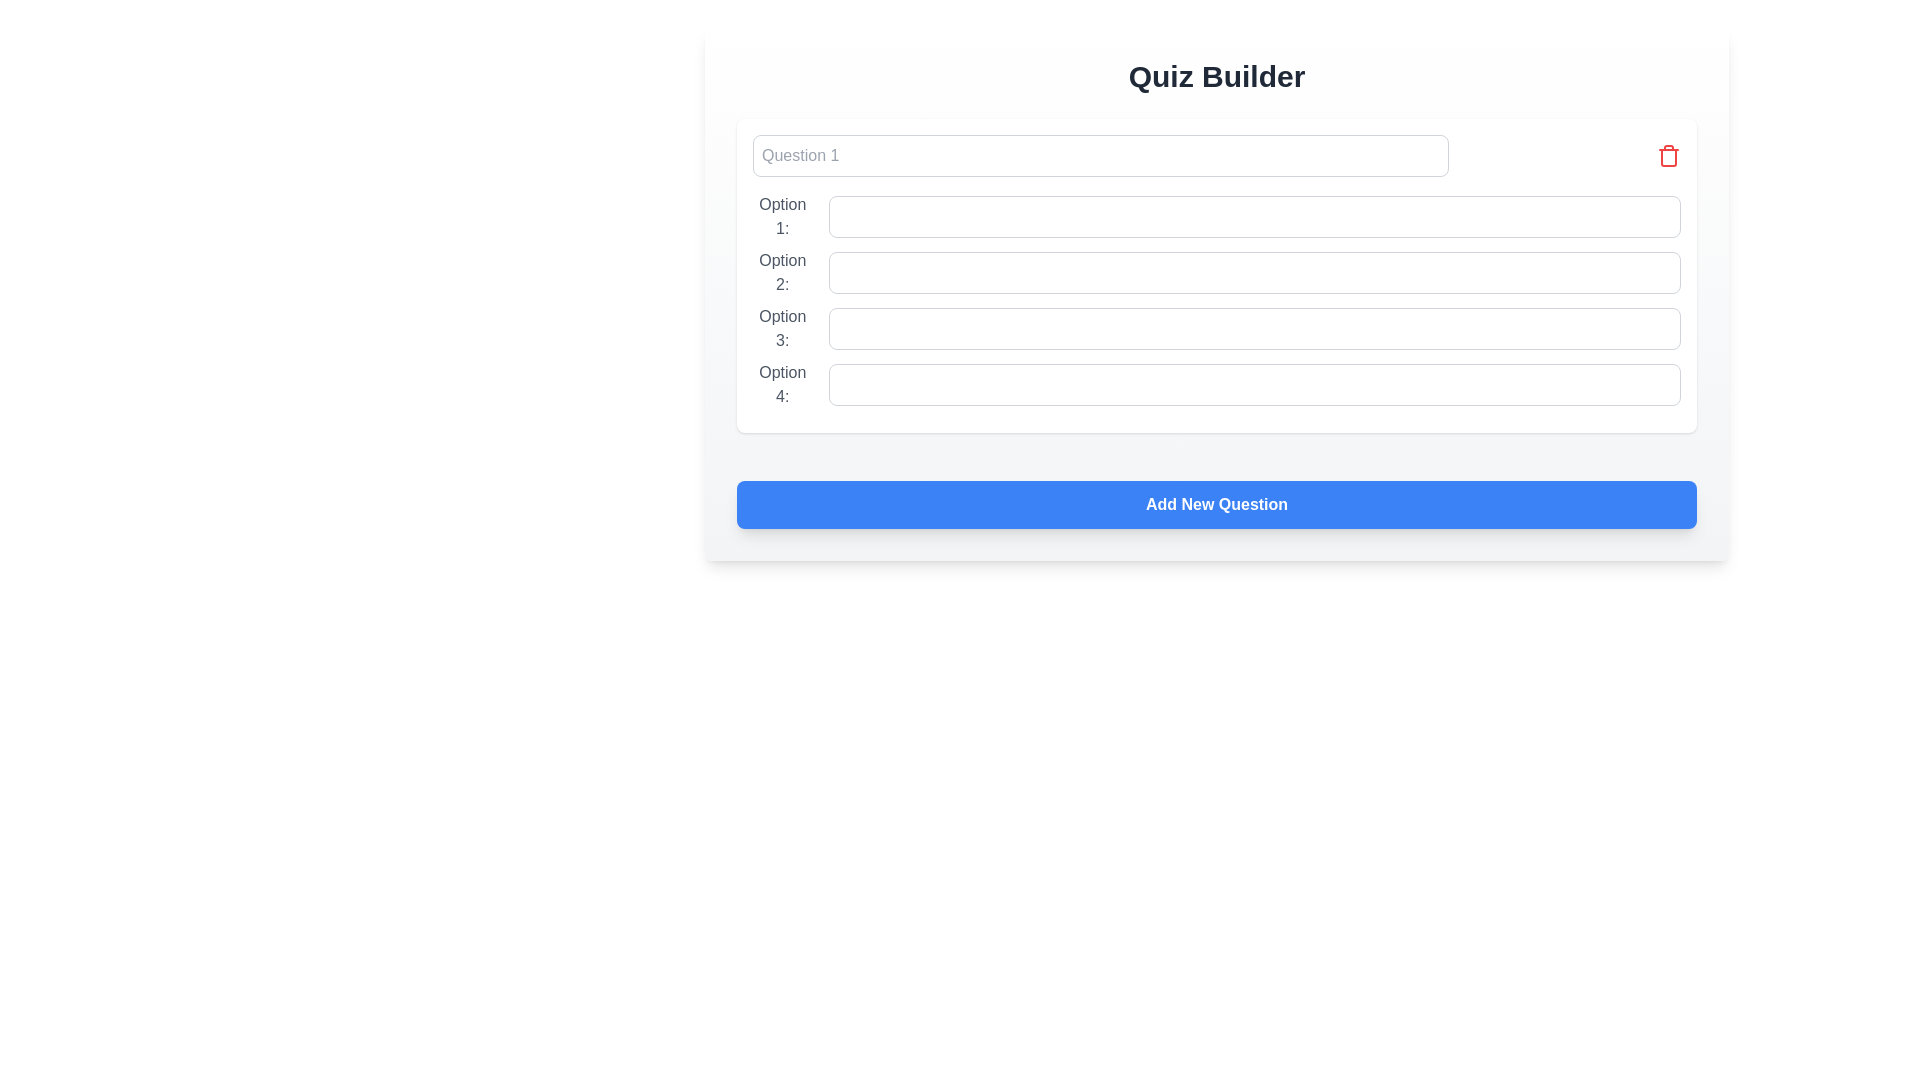 This screenshot has width=1920, height=1080. Describe the element at coordinates (1669, 157) in the screenshot. I see `the trash can icon, which is part of the delete button in the quiz builder interface, located in the top-right region of the card-like component` at that location.